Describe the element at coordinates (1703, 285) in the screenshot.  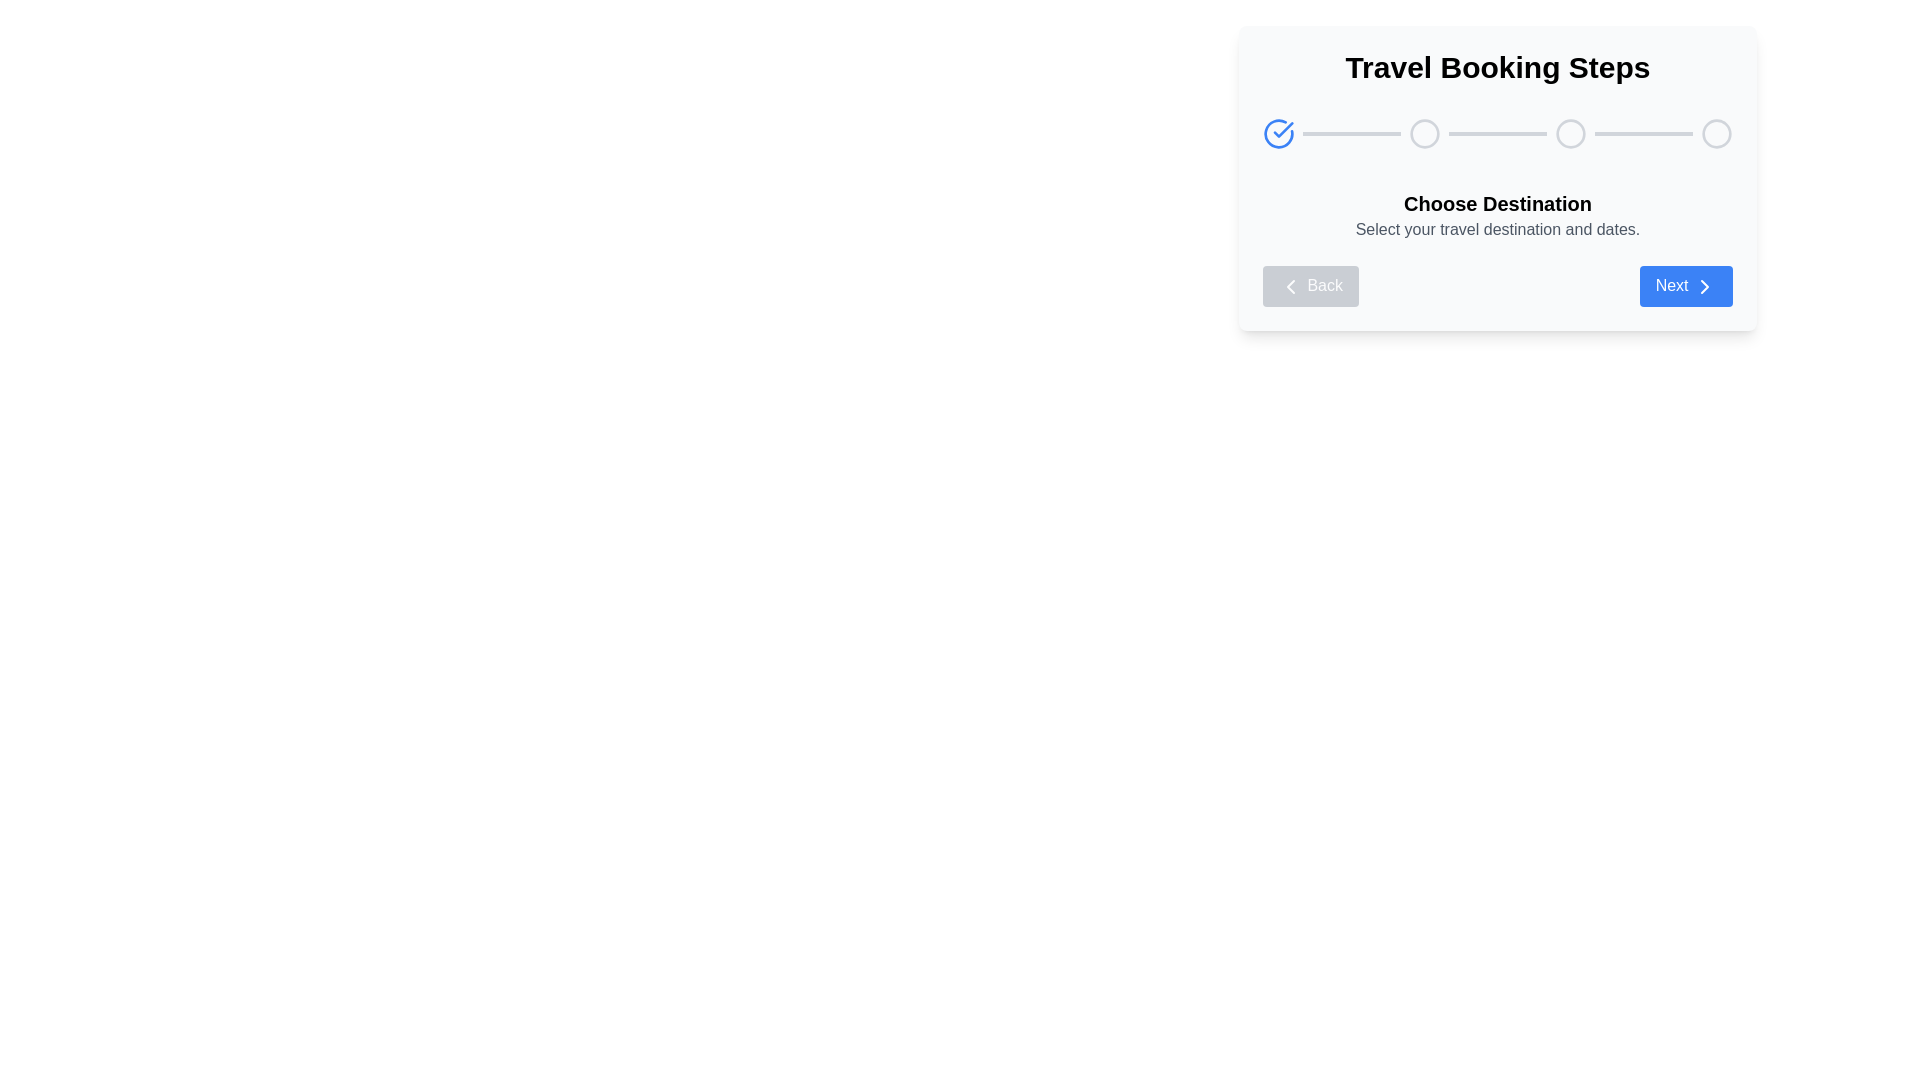
I see `the right-facing chevron arrow icon inside the 'Next' button, which is located in the bottom-right part of the step navigation interface` at that location.